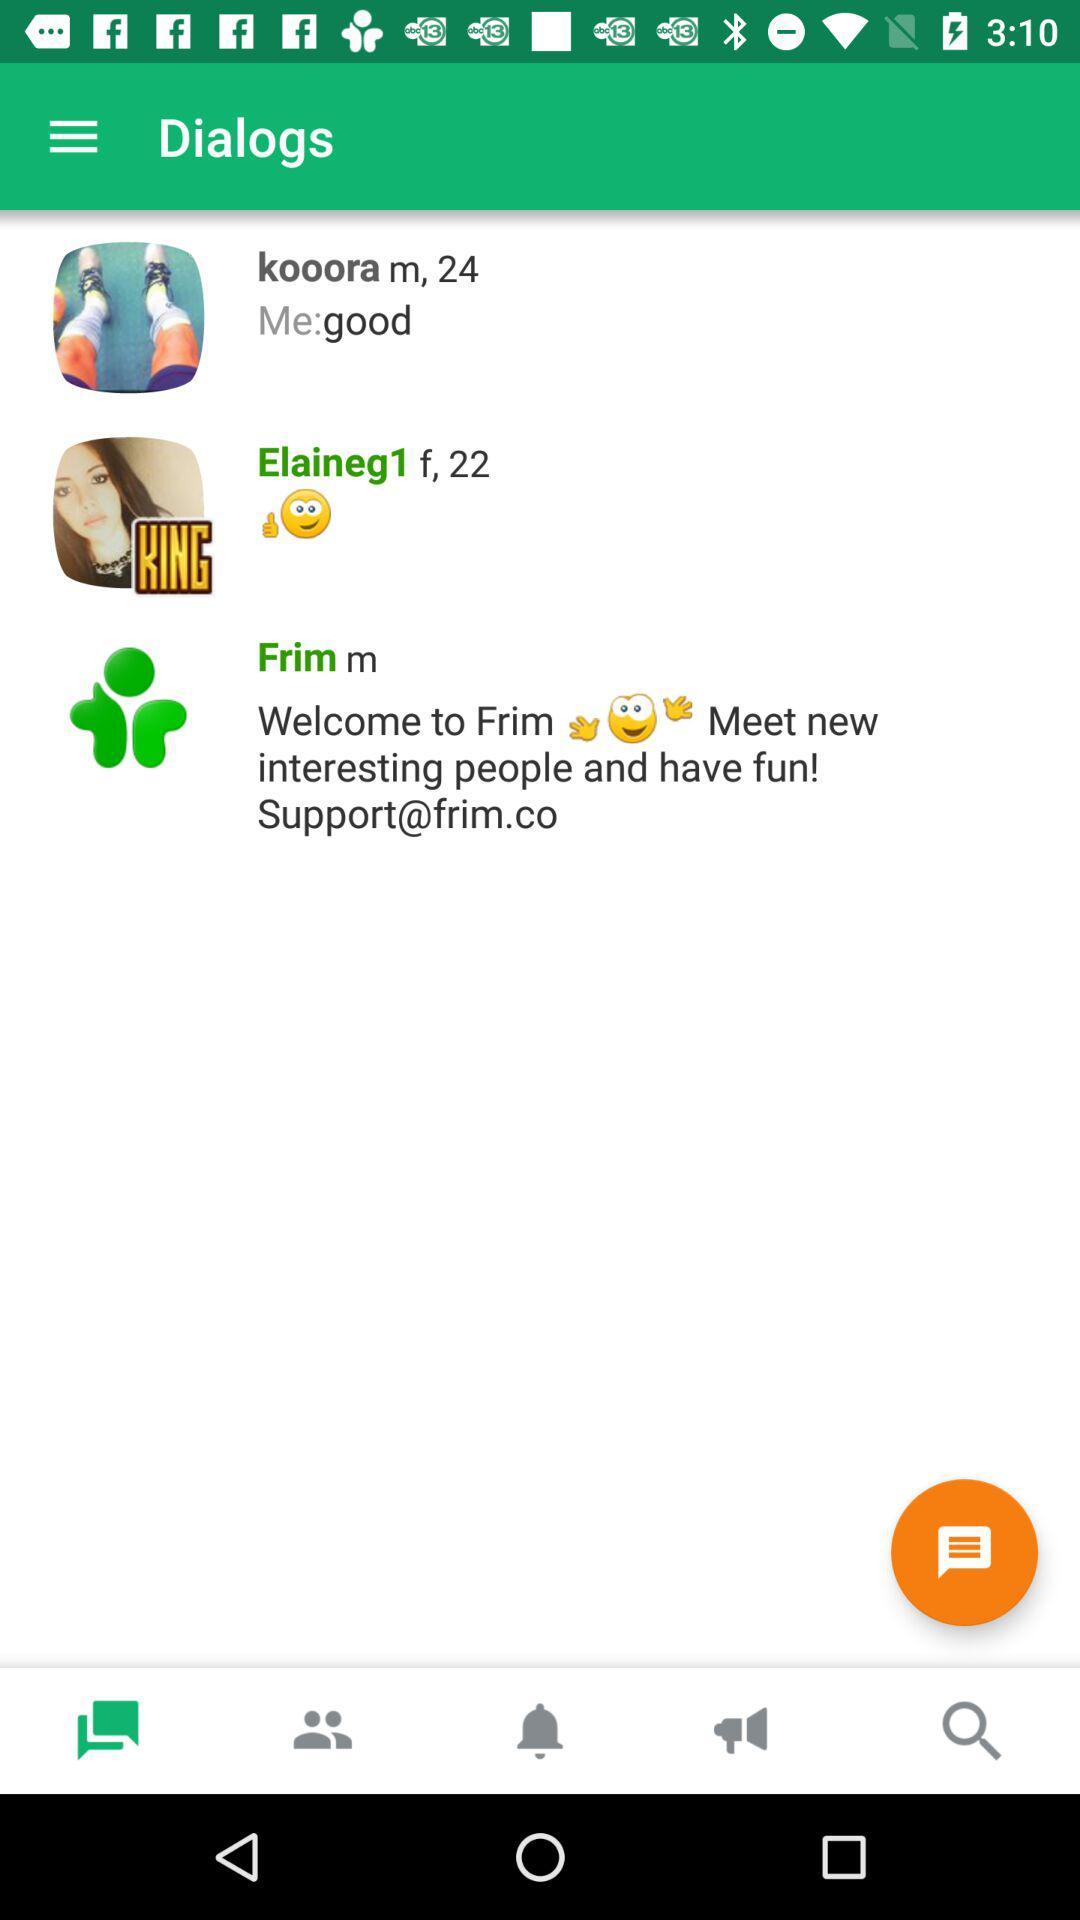 This screenshot has height=1920, width=1080. I want to click on icon below kooora item, so click(658, 318).